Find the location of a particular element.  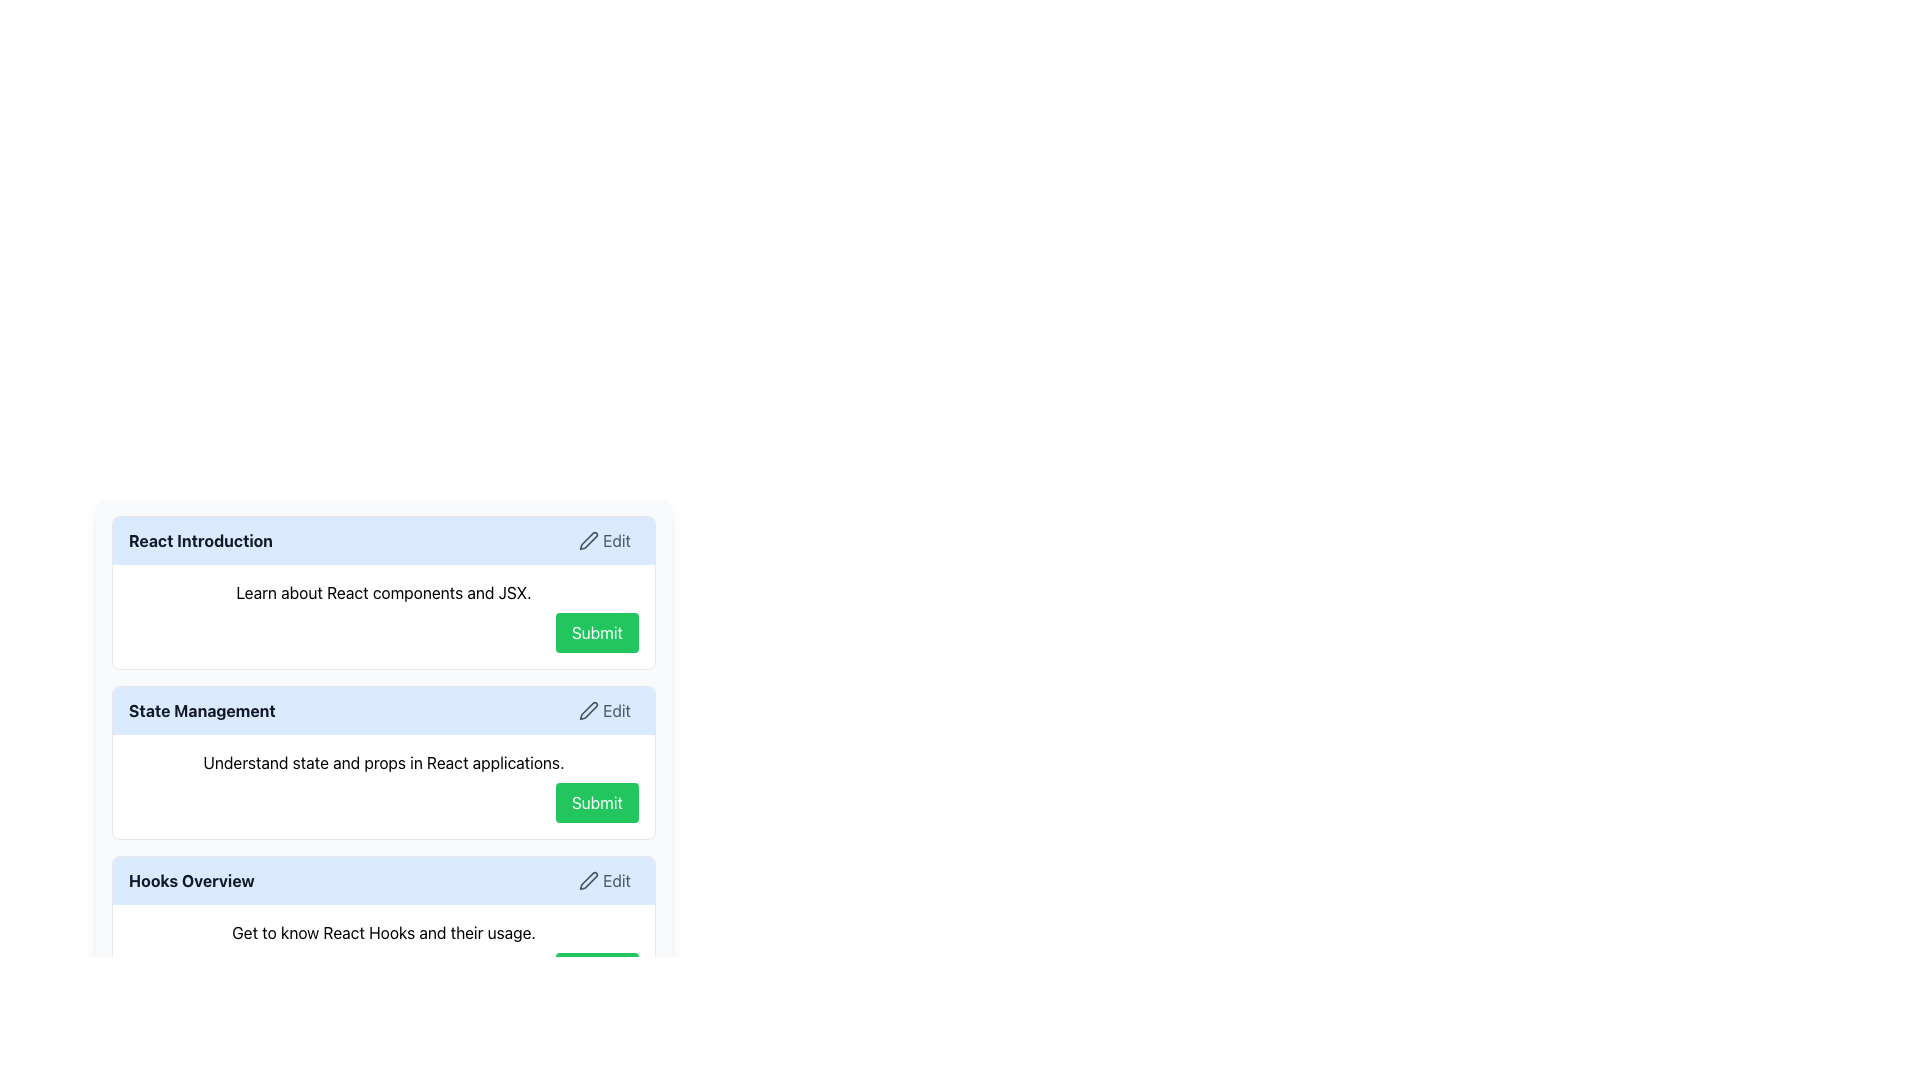

the unique green 'Submit' button located at the center of the lower section labeled 'React Introduction' is located at coordinates (596, 632).